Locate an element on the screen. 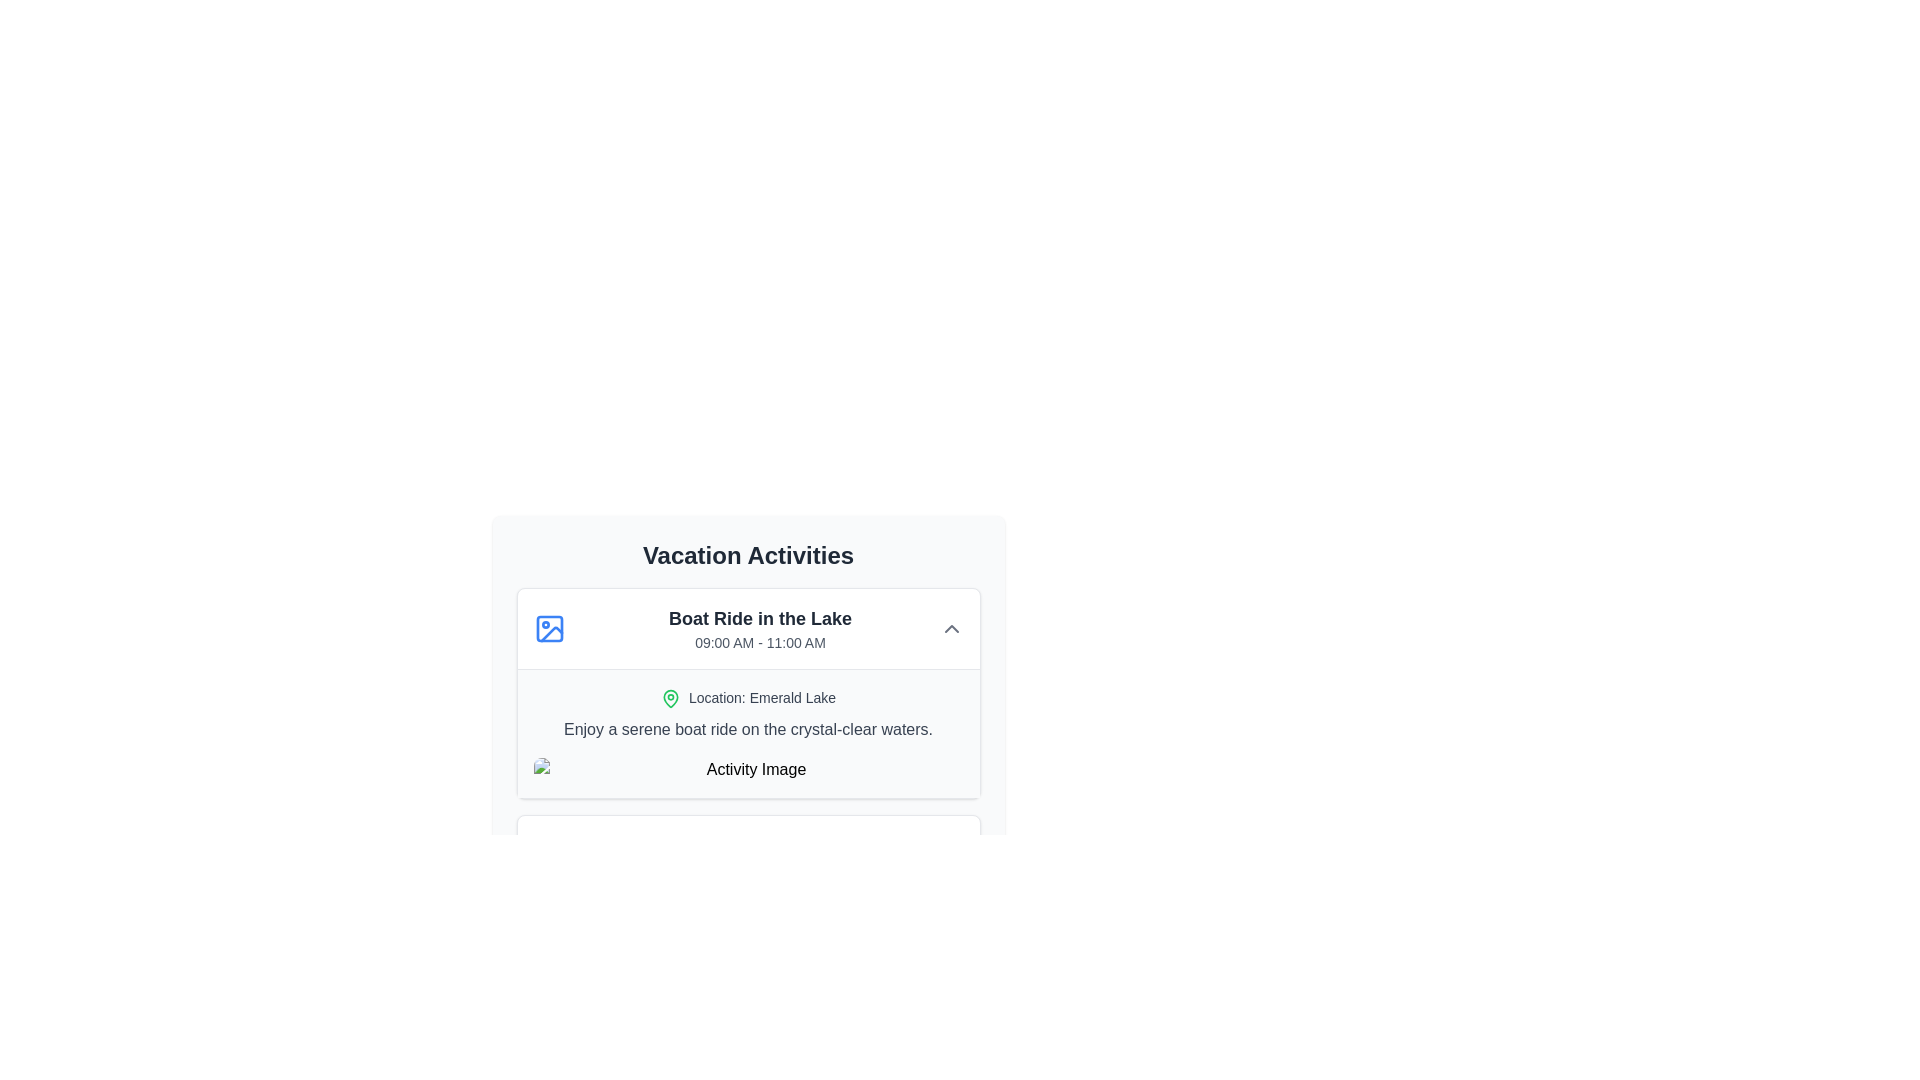  the large, bold text reading 'Boat Ride in the Lake', which is prominently styled and positioned centrally as a headline is located at coordinates (759, 617).